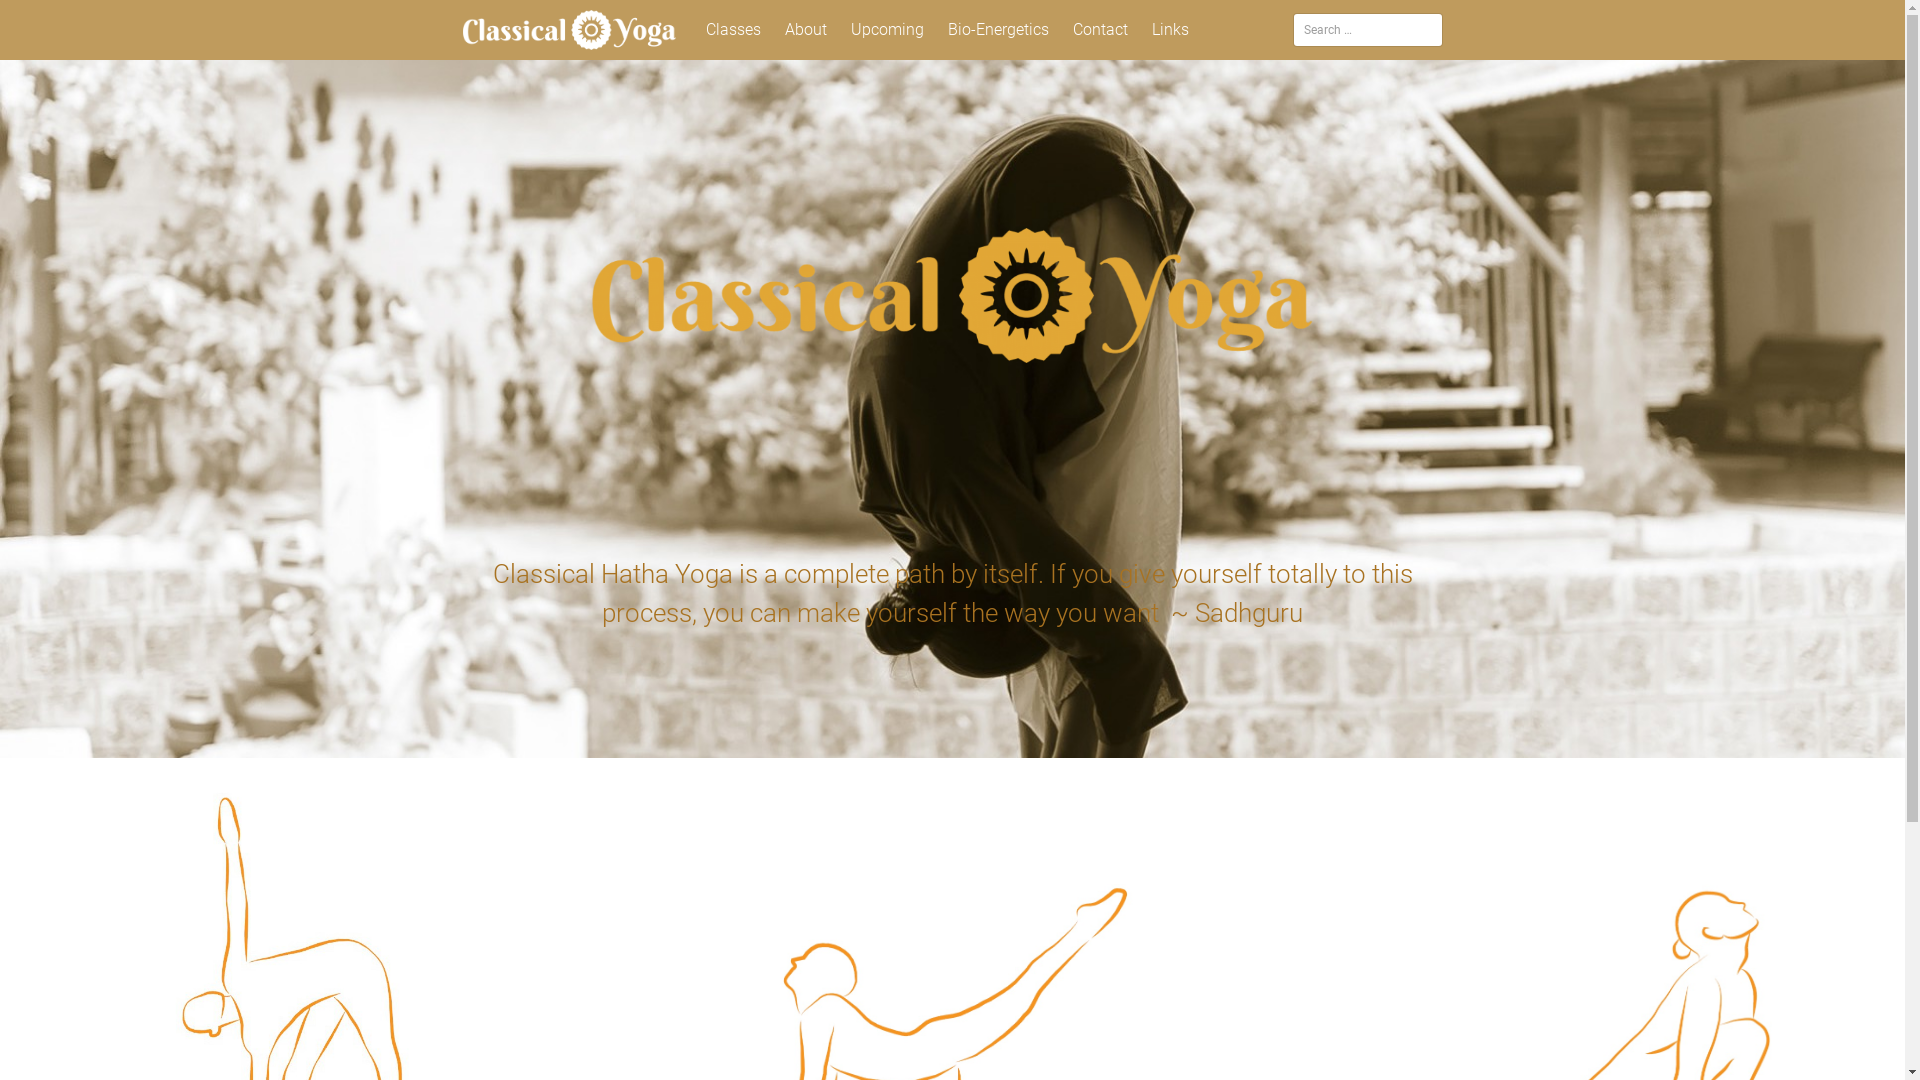 This screenshot has height=1080, width=1920. Describe the element at coordinates (1099, 30) in the screenshot. I see `'Contact'` at that location.